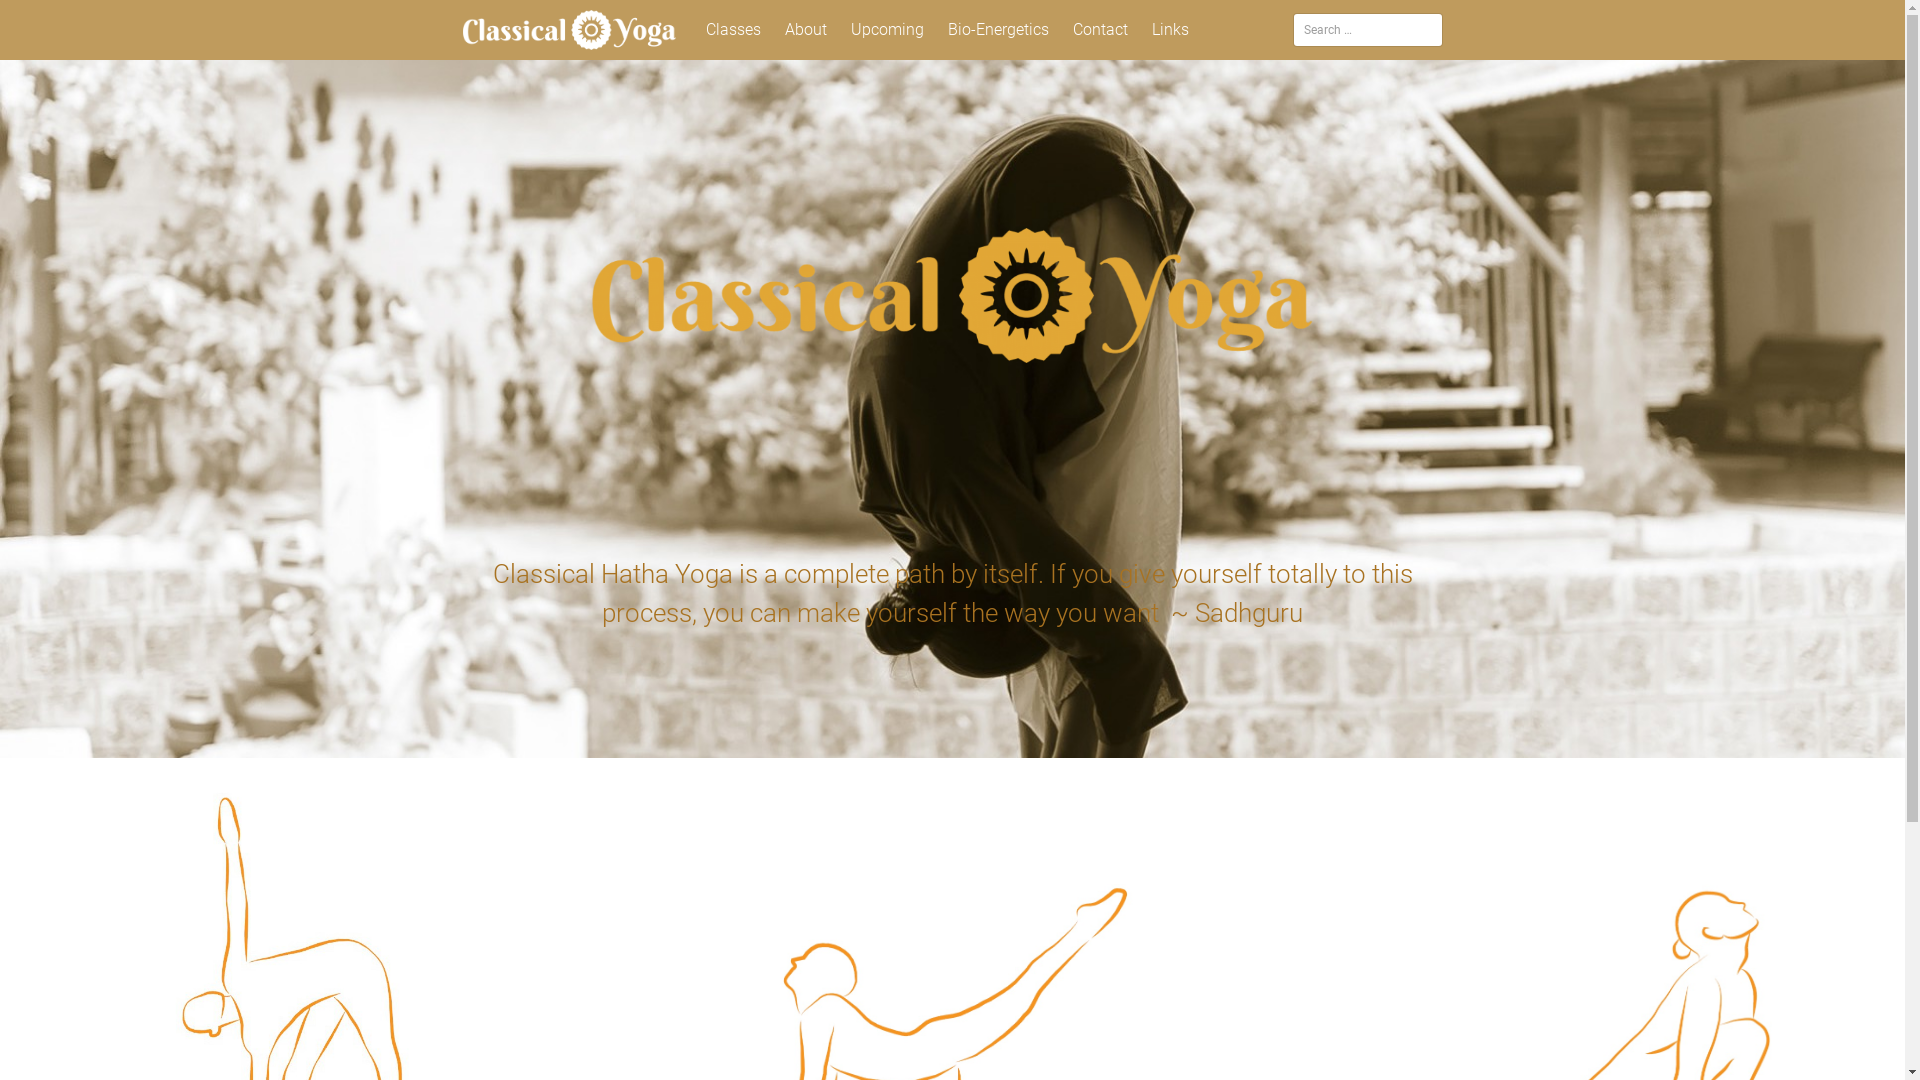 This screenshot has height=1080, width=1920. Describe the element at coordinates (1099, 30) in the screenshot. I see `'Contact'` at that location.